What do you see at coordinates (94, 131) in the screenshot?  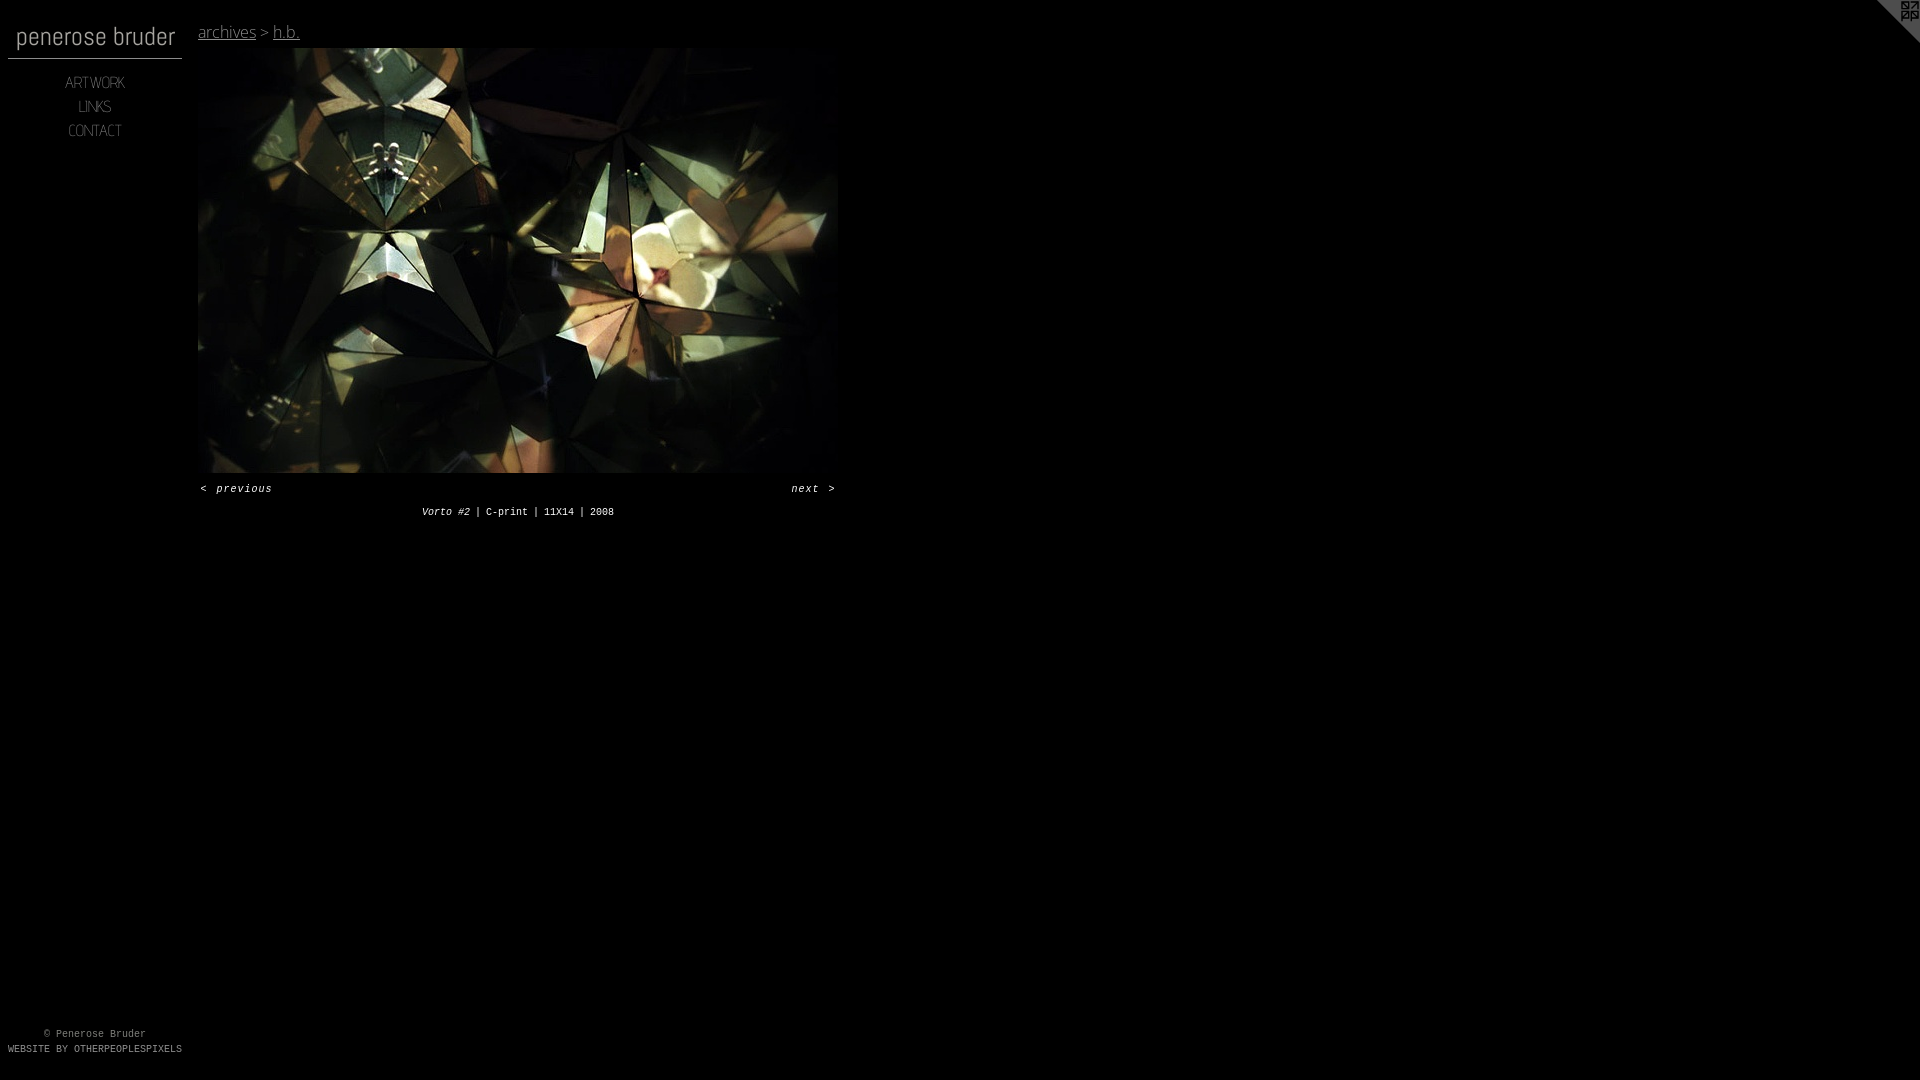 I see `'CONTACT'` at bounding box center [94, 131].